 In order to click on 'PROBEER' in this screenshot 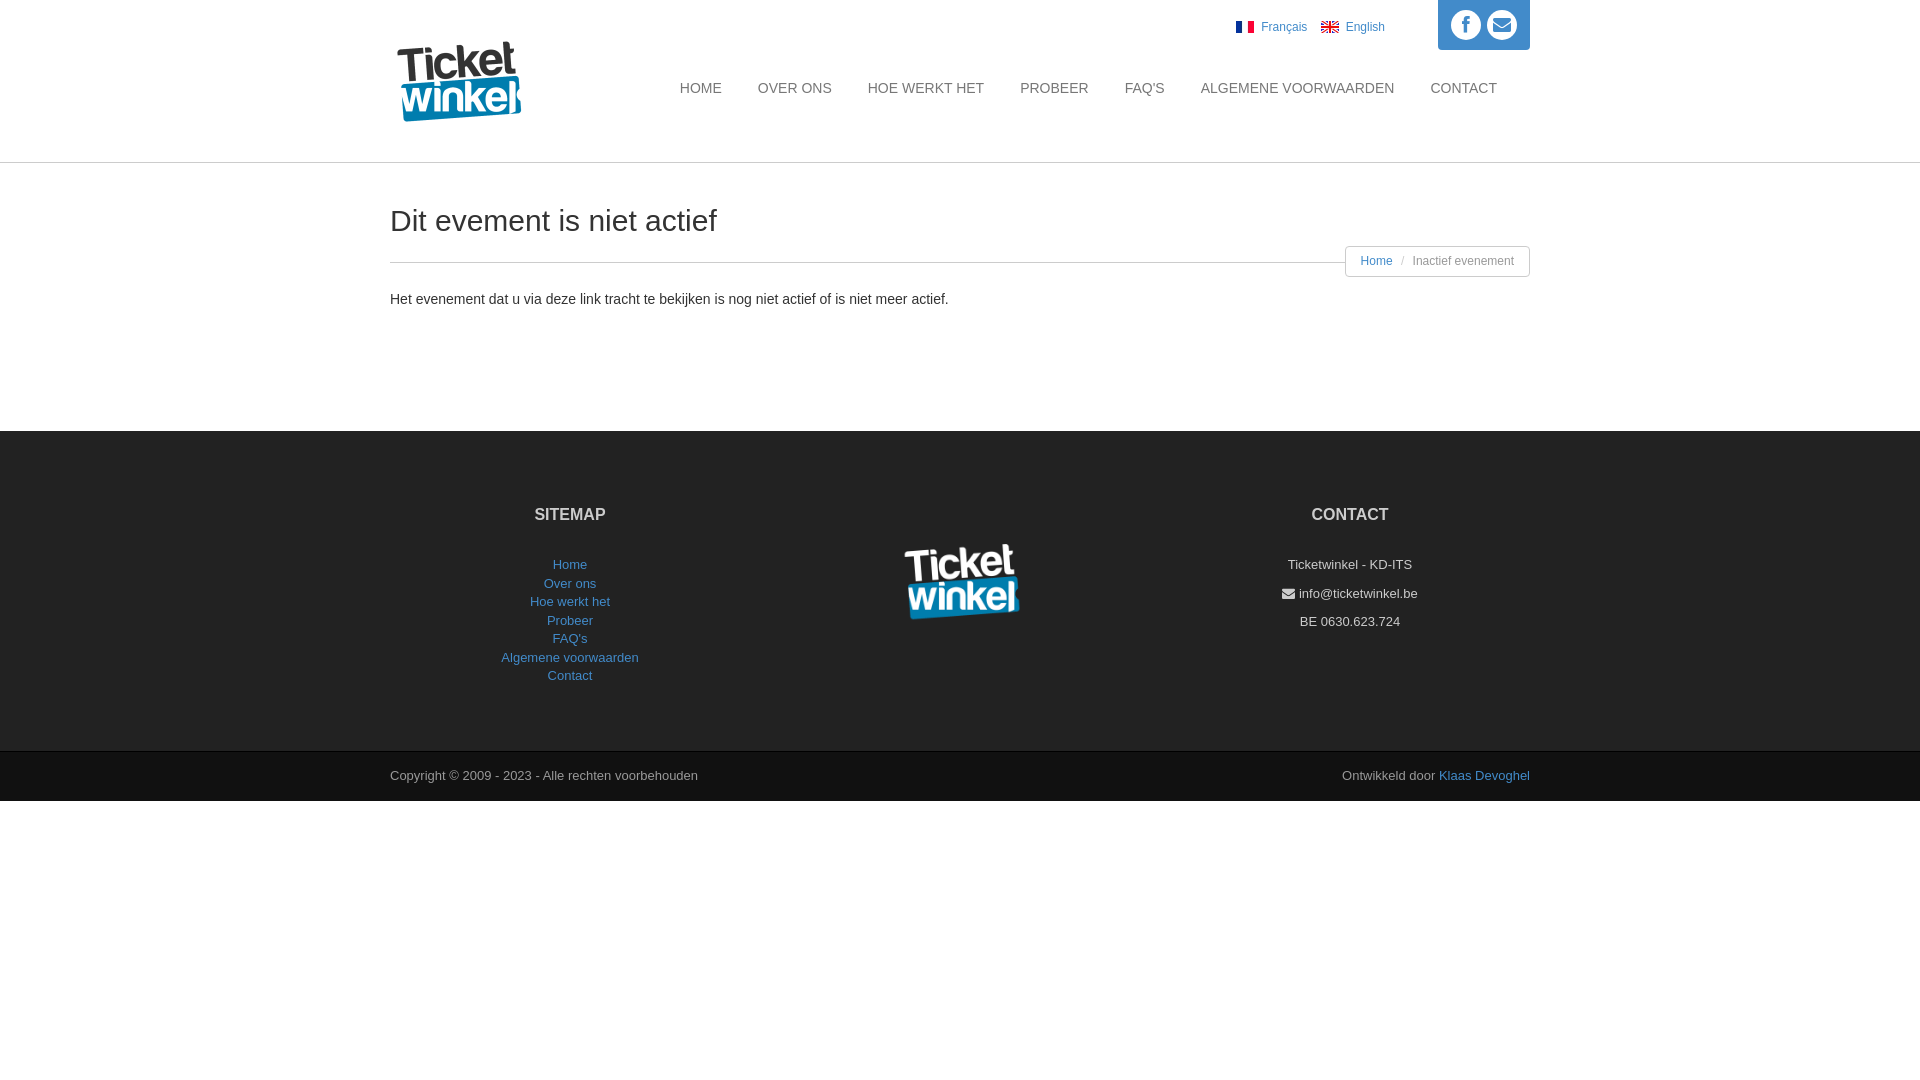, I will do `click(1053, 87)`.